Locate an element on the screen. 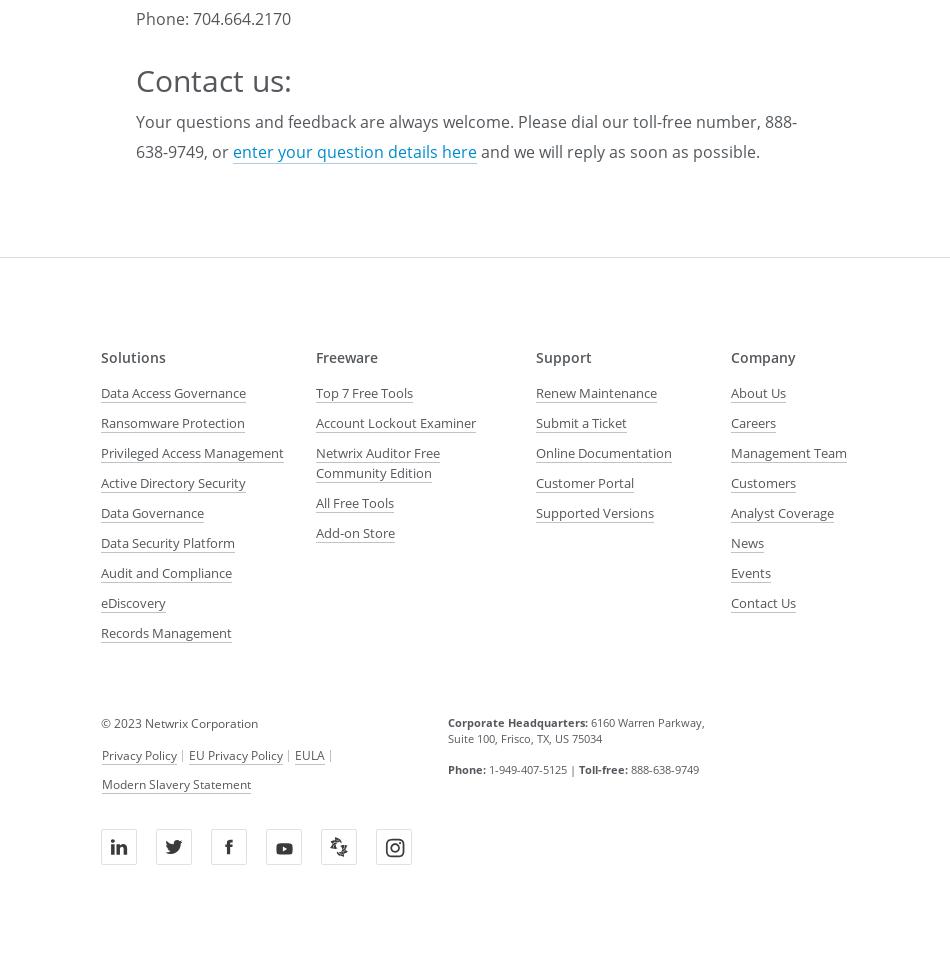  'Support' is located at coordinates (535, 356).